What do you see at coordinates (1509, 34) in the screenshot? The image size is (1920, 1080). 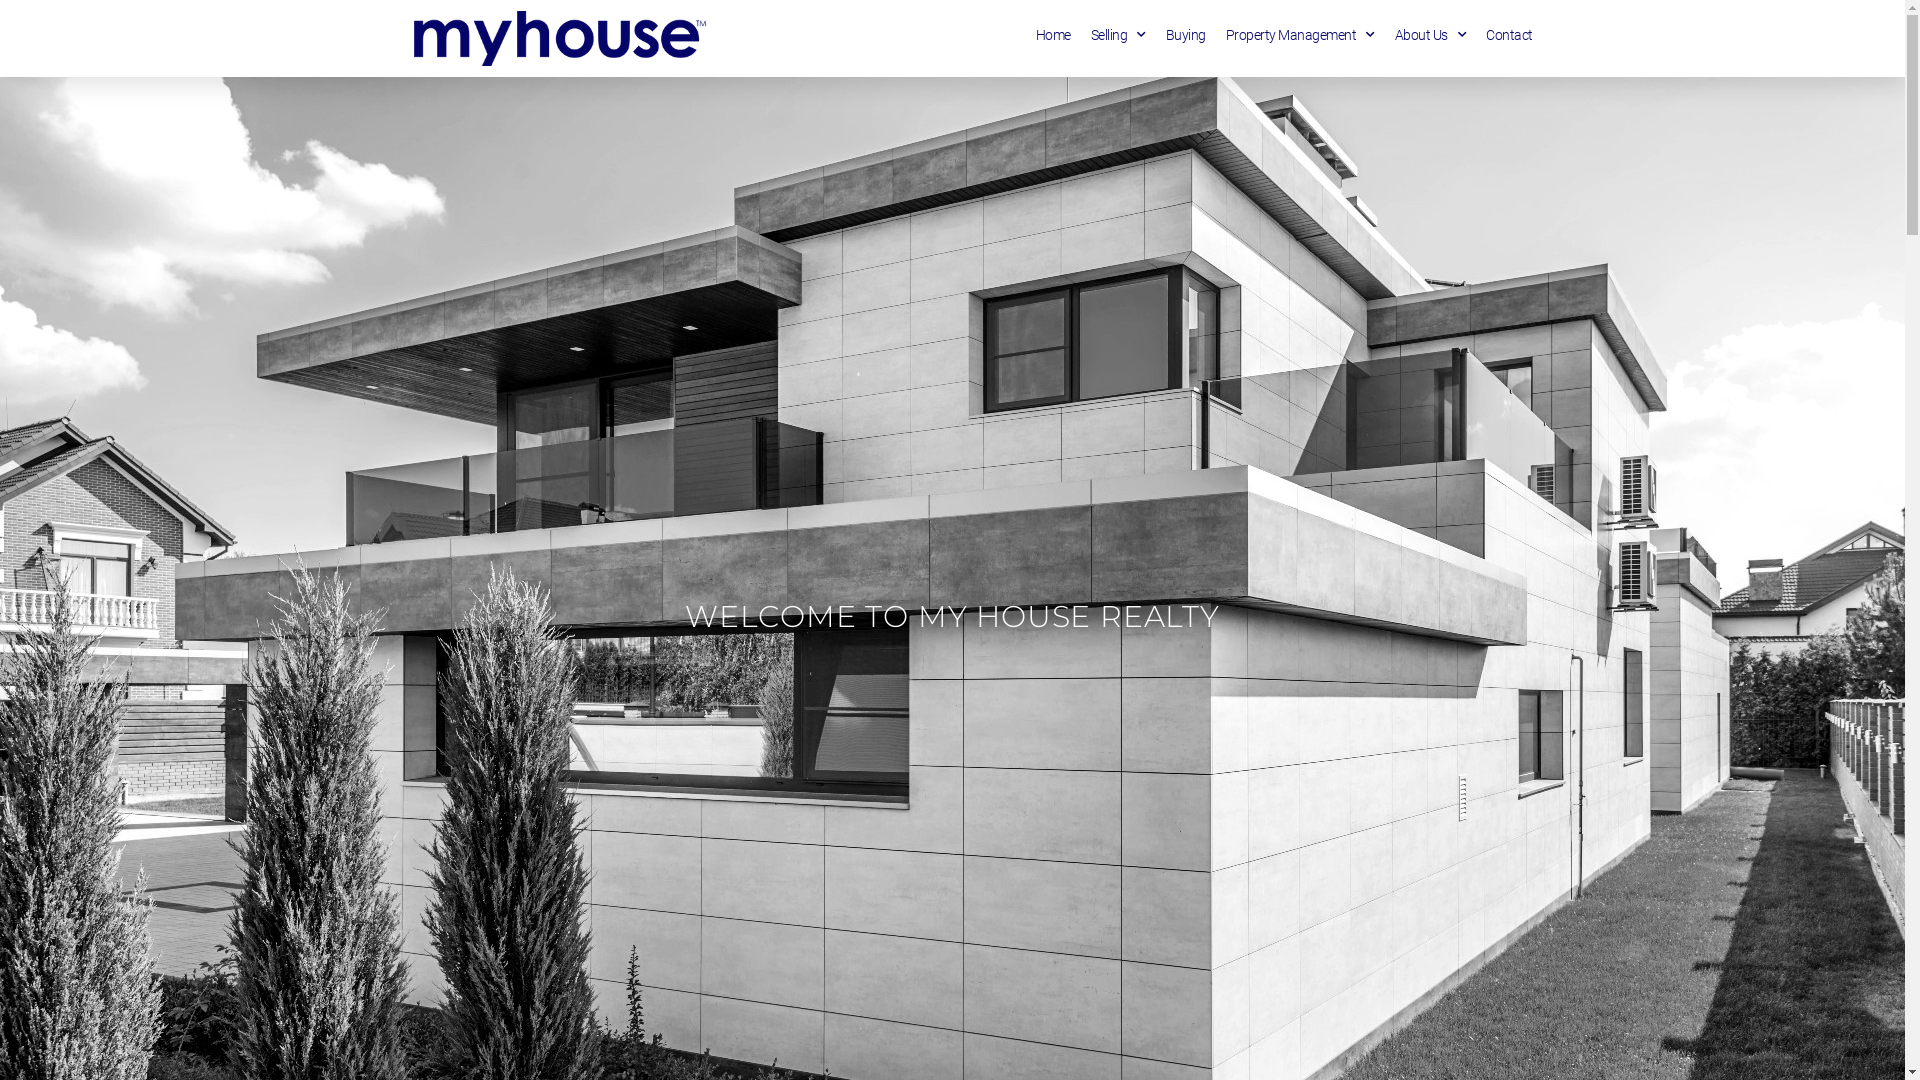 I see `'Contact'` at bounding box center [1509, 34].